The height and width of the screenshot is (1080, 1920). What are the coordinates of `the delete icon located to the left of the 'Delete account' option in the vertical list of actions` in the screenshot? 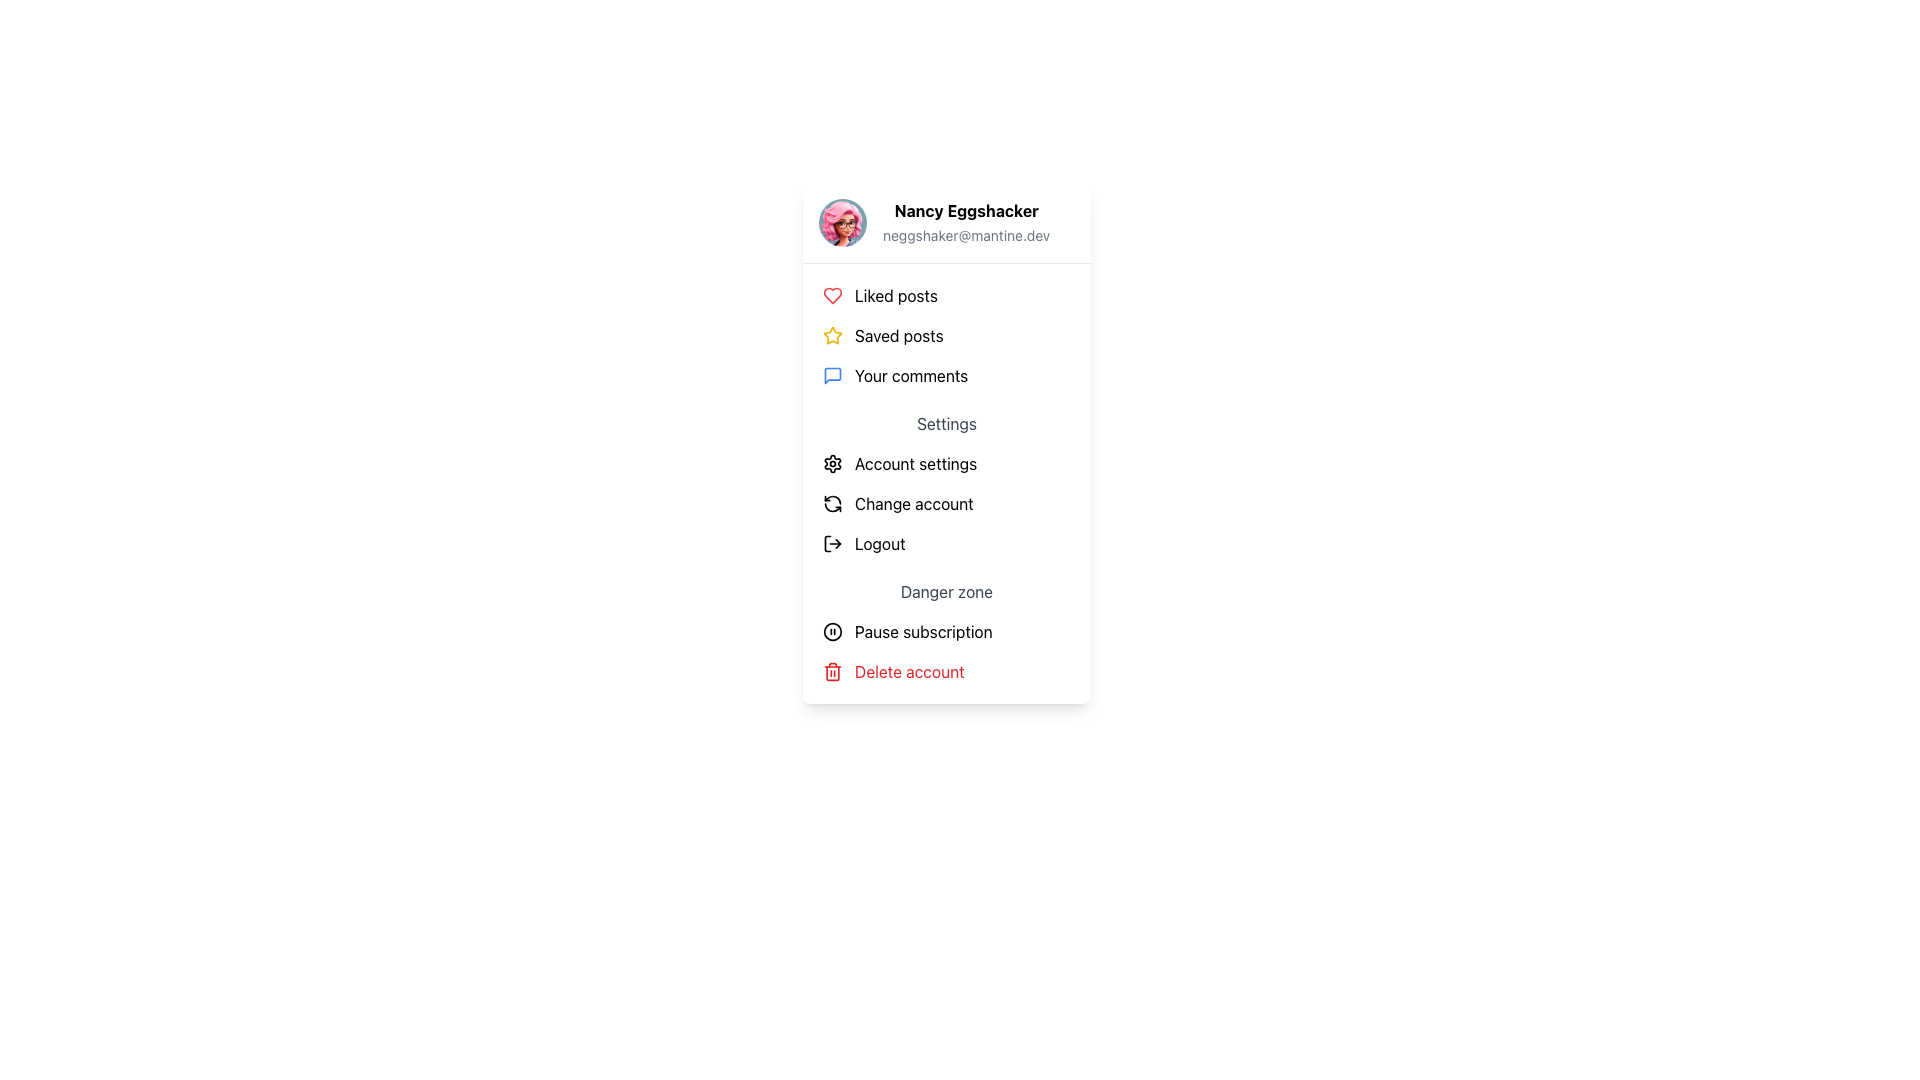 It's located at (833, 671).